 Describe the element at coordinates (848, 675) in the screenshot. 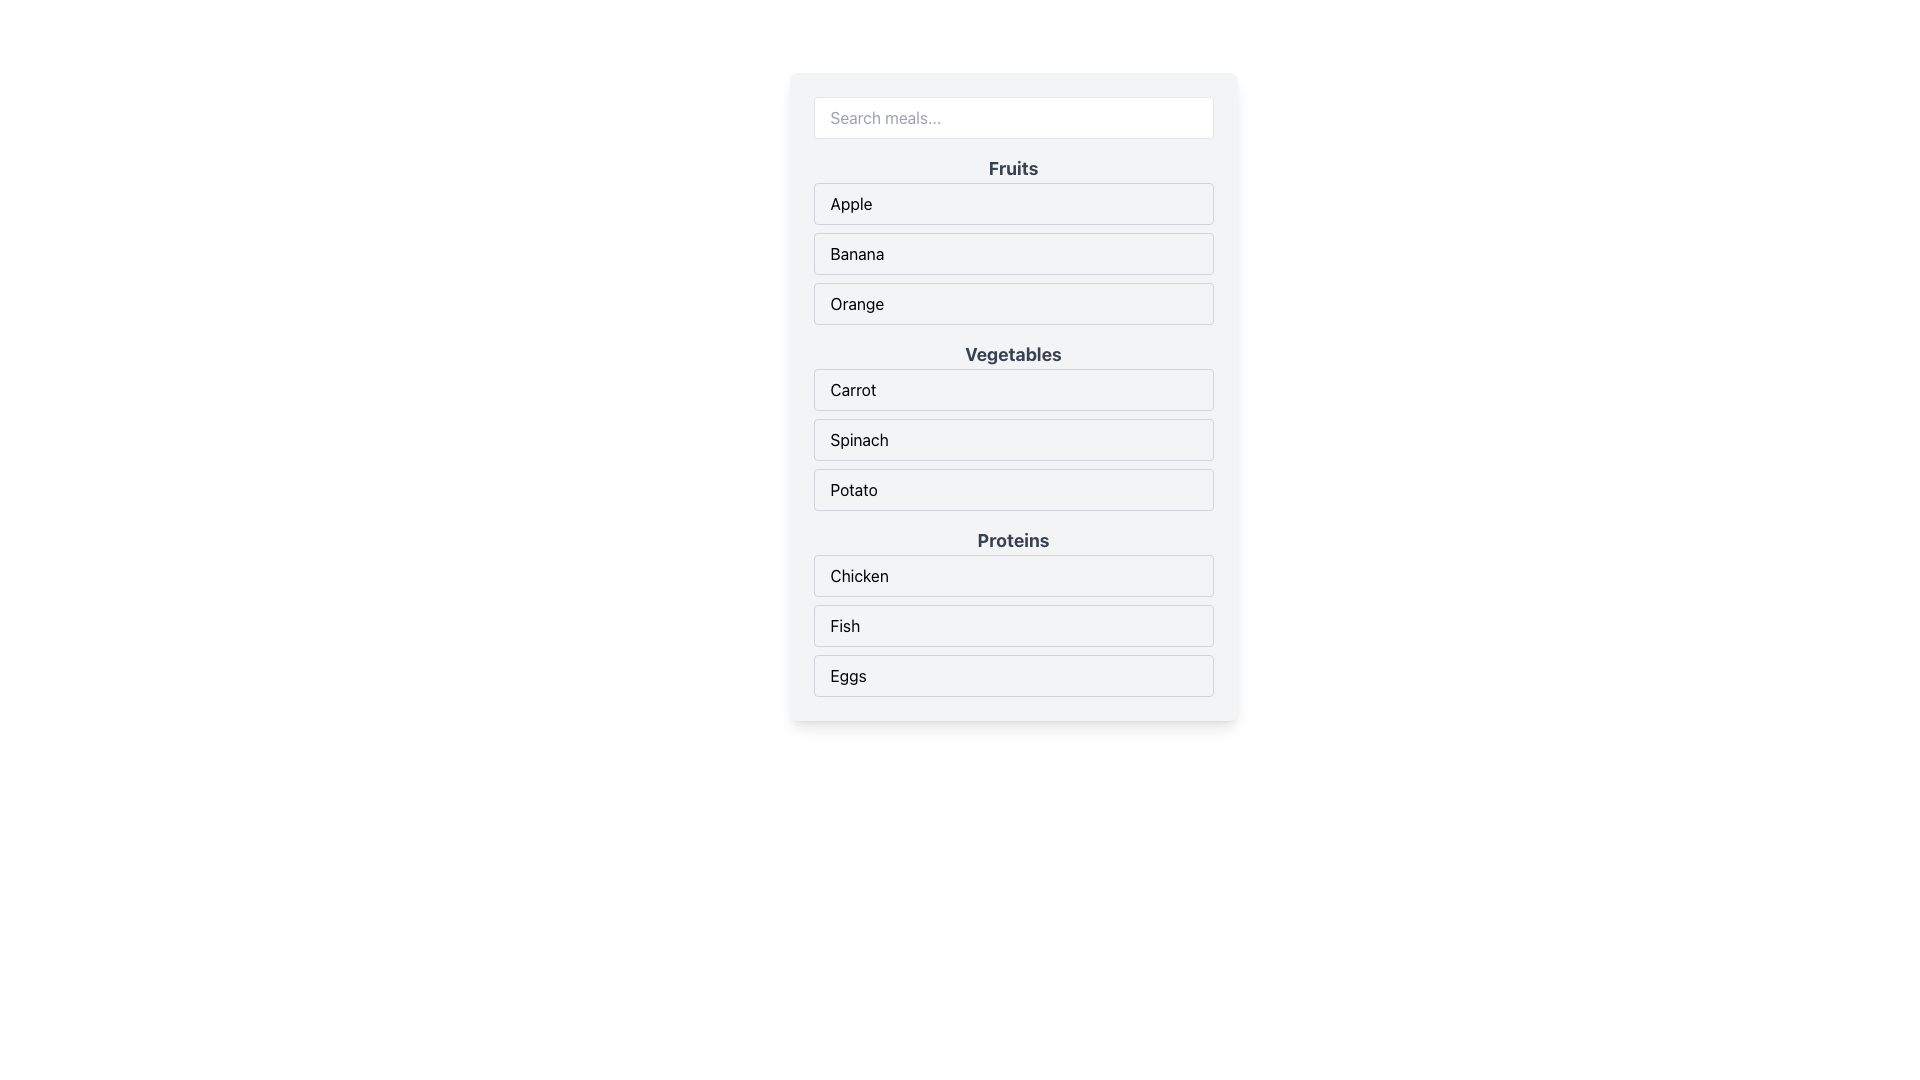

I see `the text label representing the food item 'Eggs', which is the last item in the 'Proteins' category` at that location.